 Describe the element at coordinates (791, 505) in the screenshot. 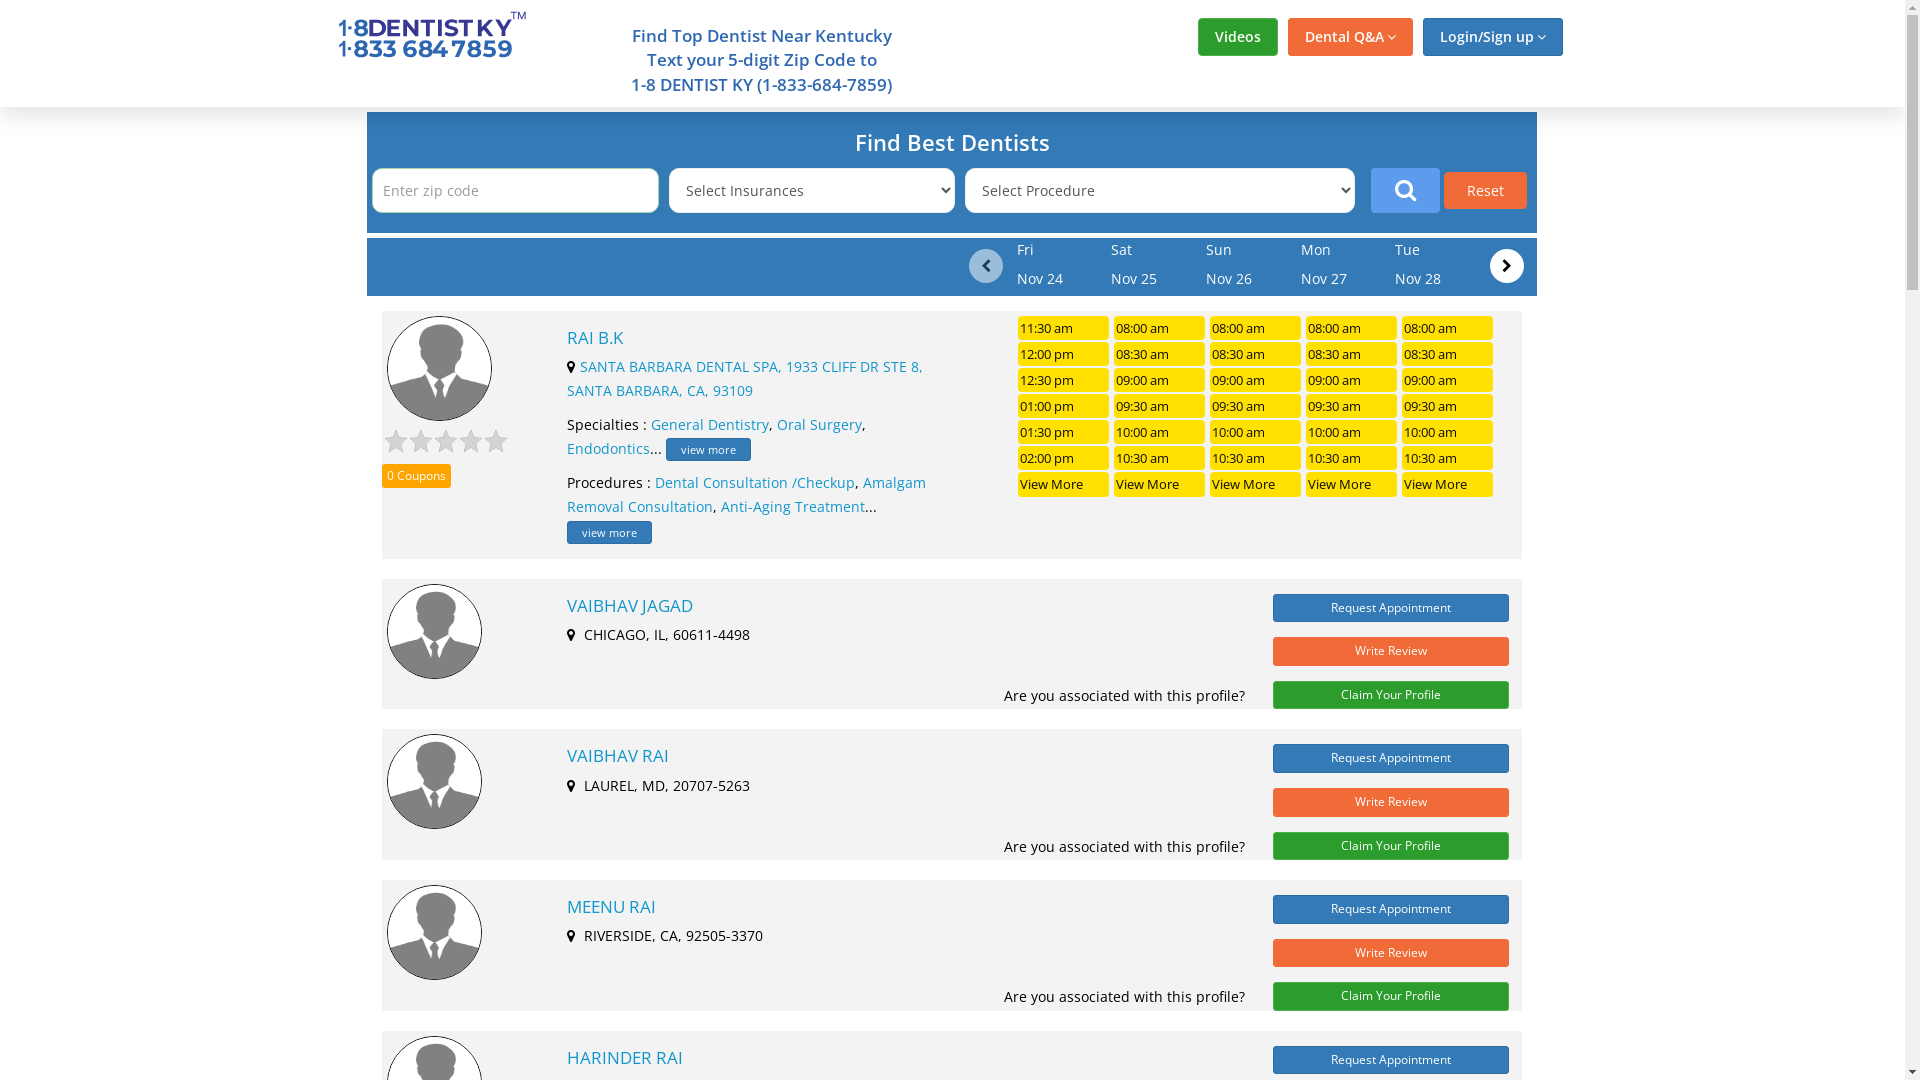

I see `'Anti-Aging Treatment'` at that location.